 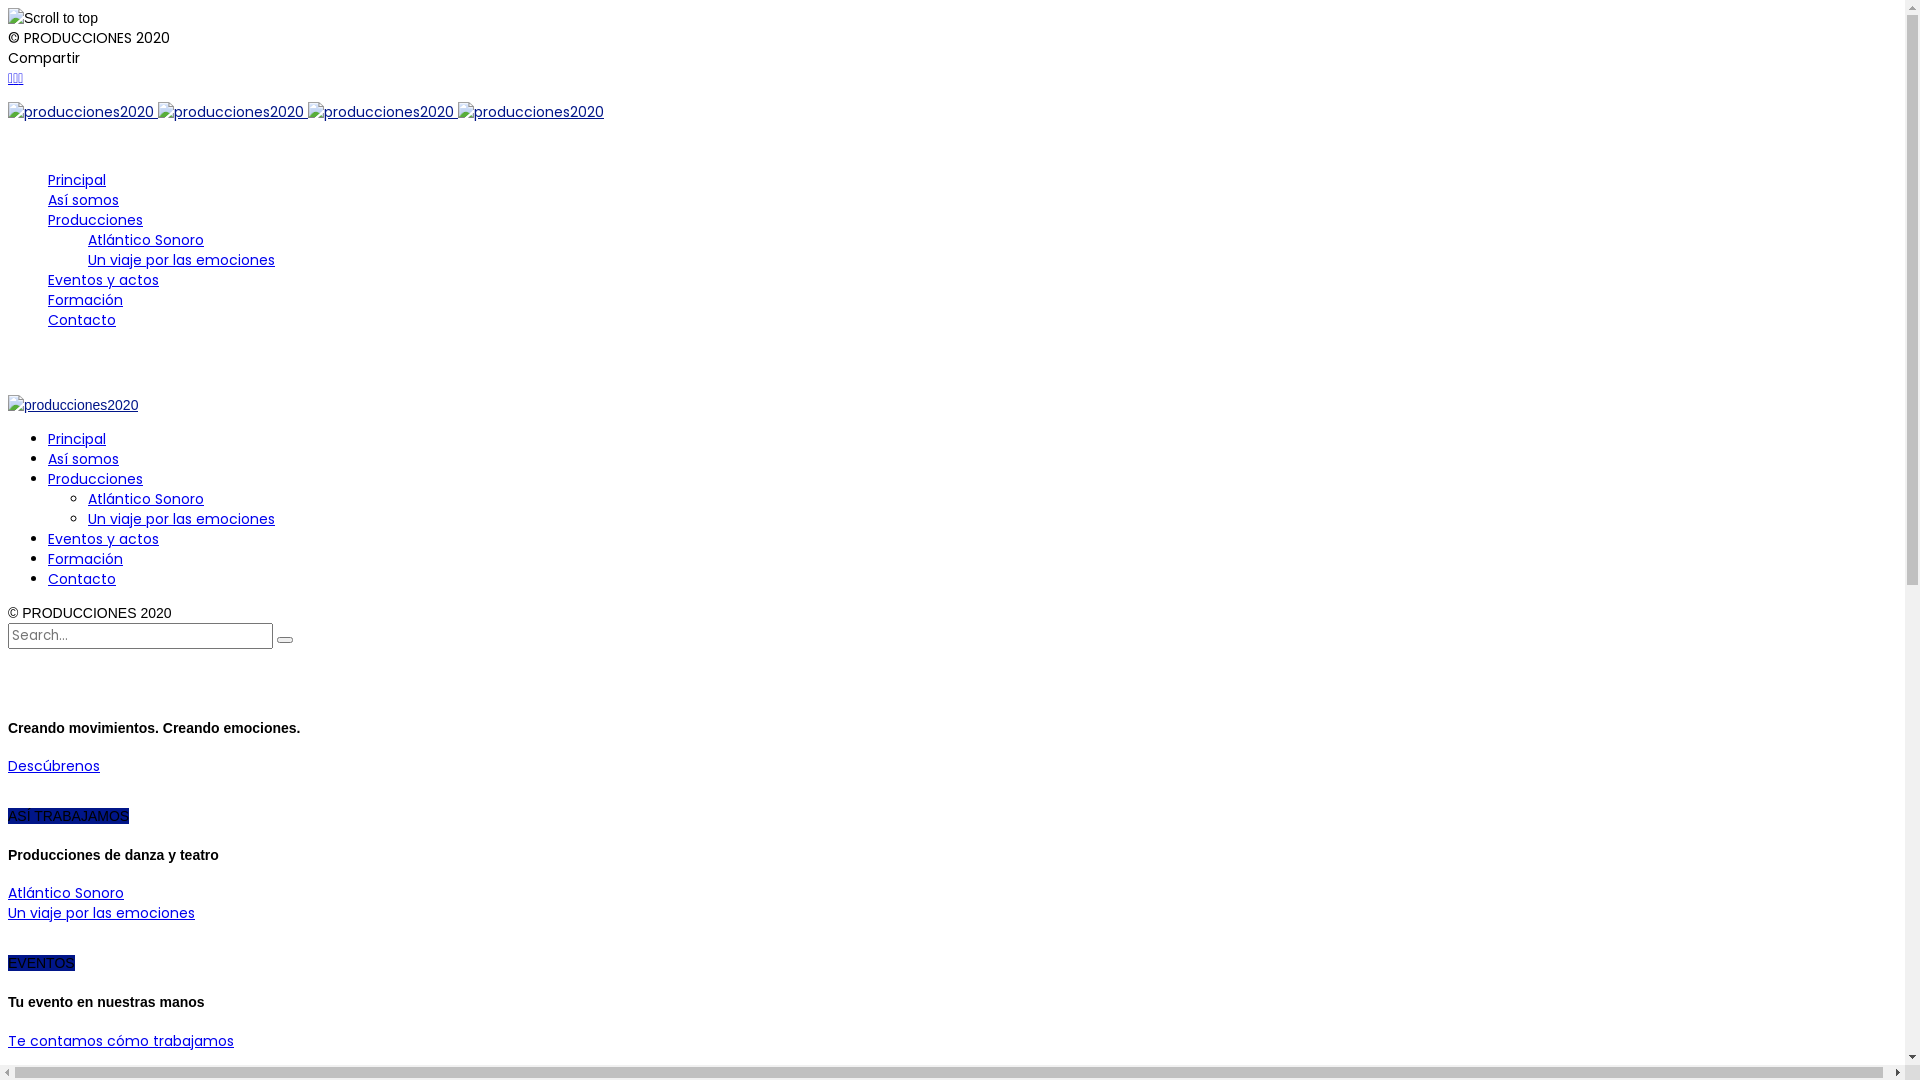 I want to click on 'Eventos y actos', so click(x=102, y=538).